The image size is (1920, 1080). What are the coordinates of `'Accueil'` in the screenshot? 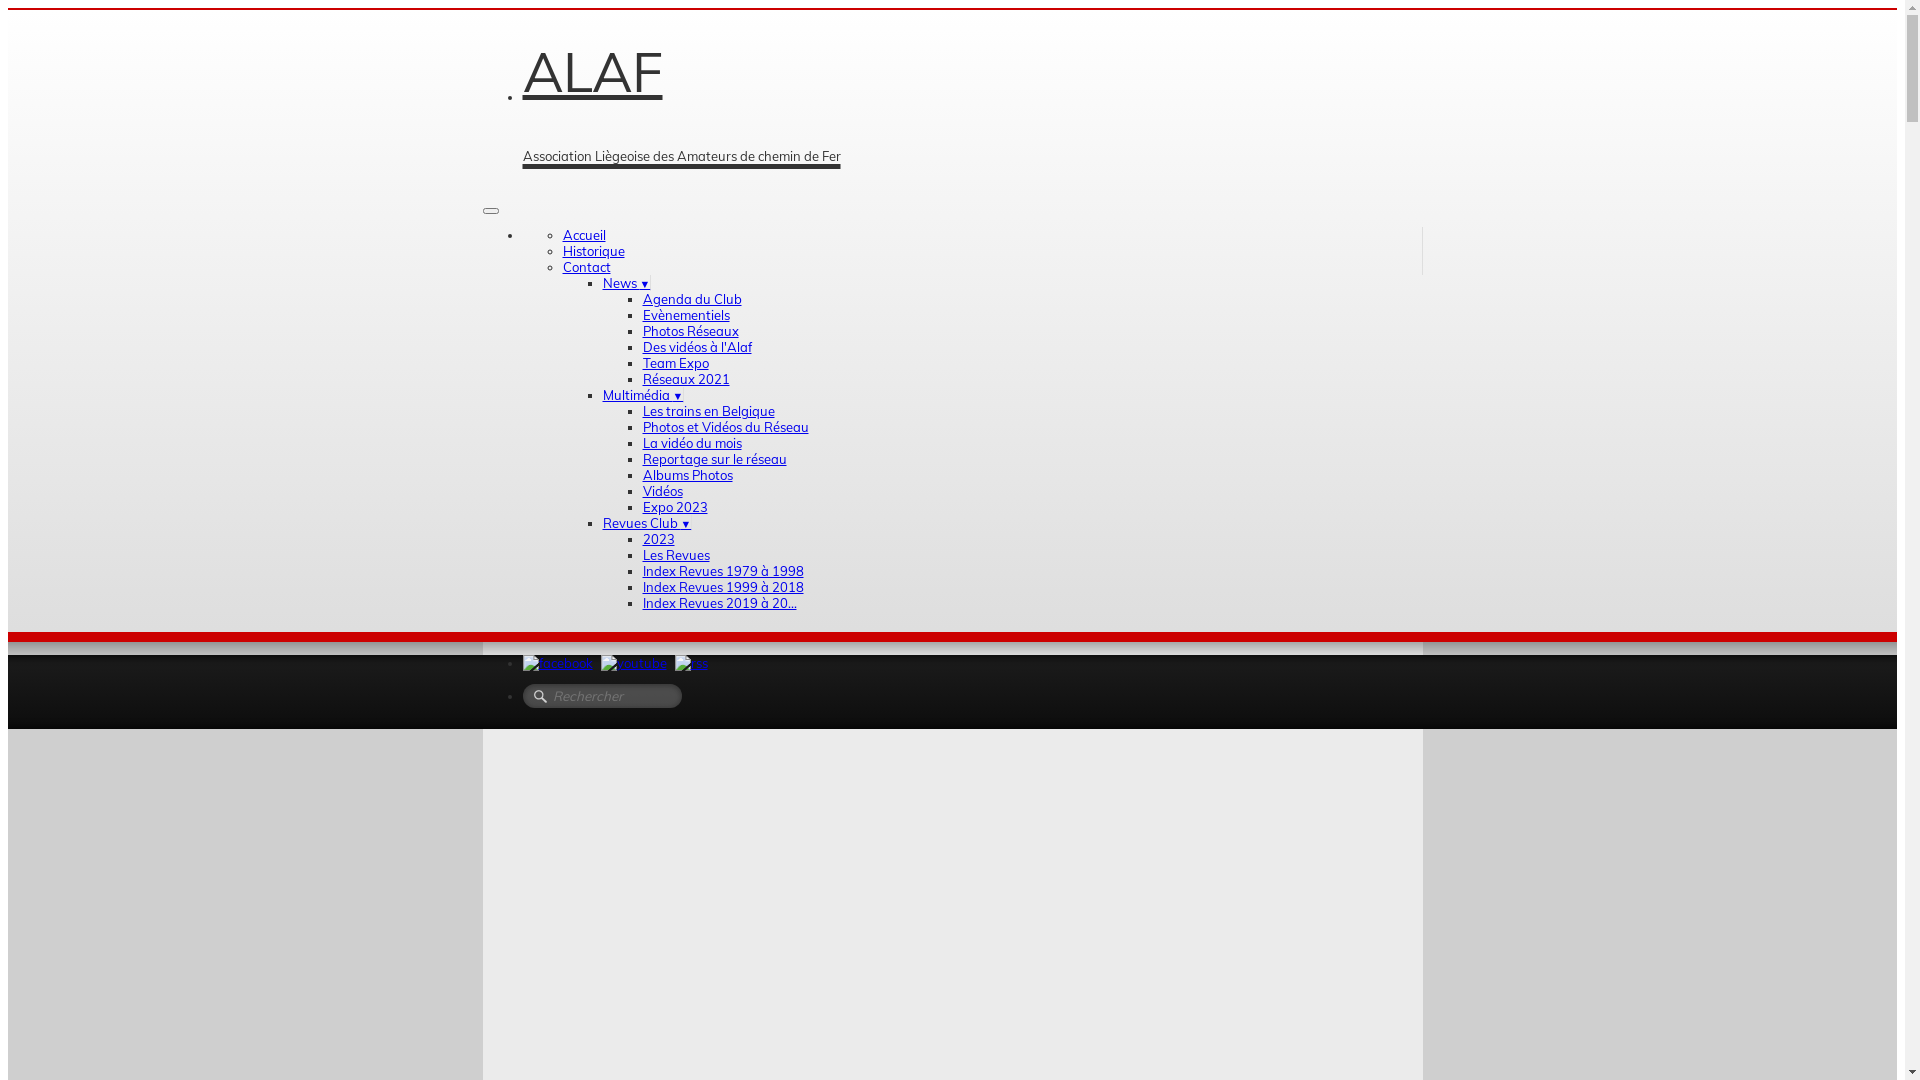 It's located at (560, 234).